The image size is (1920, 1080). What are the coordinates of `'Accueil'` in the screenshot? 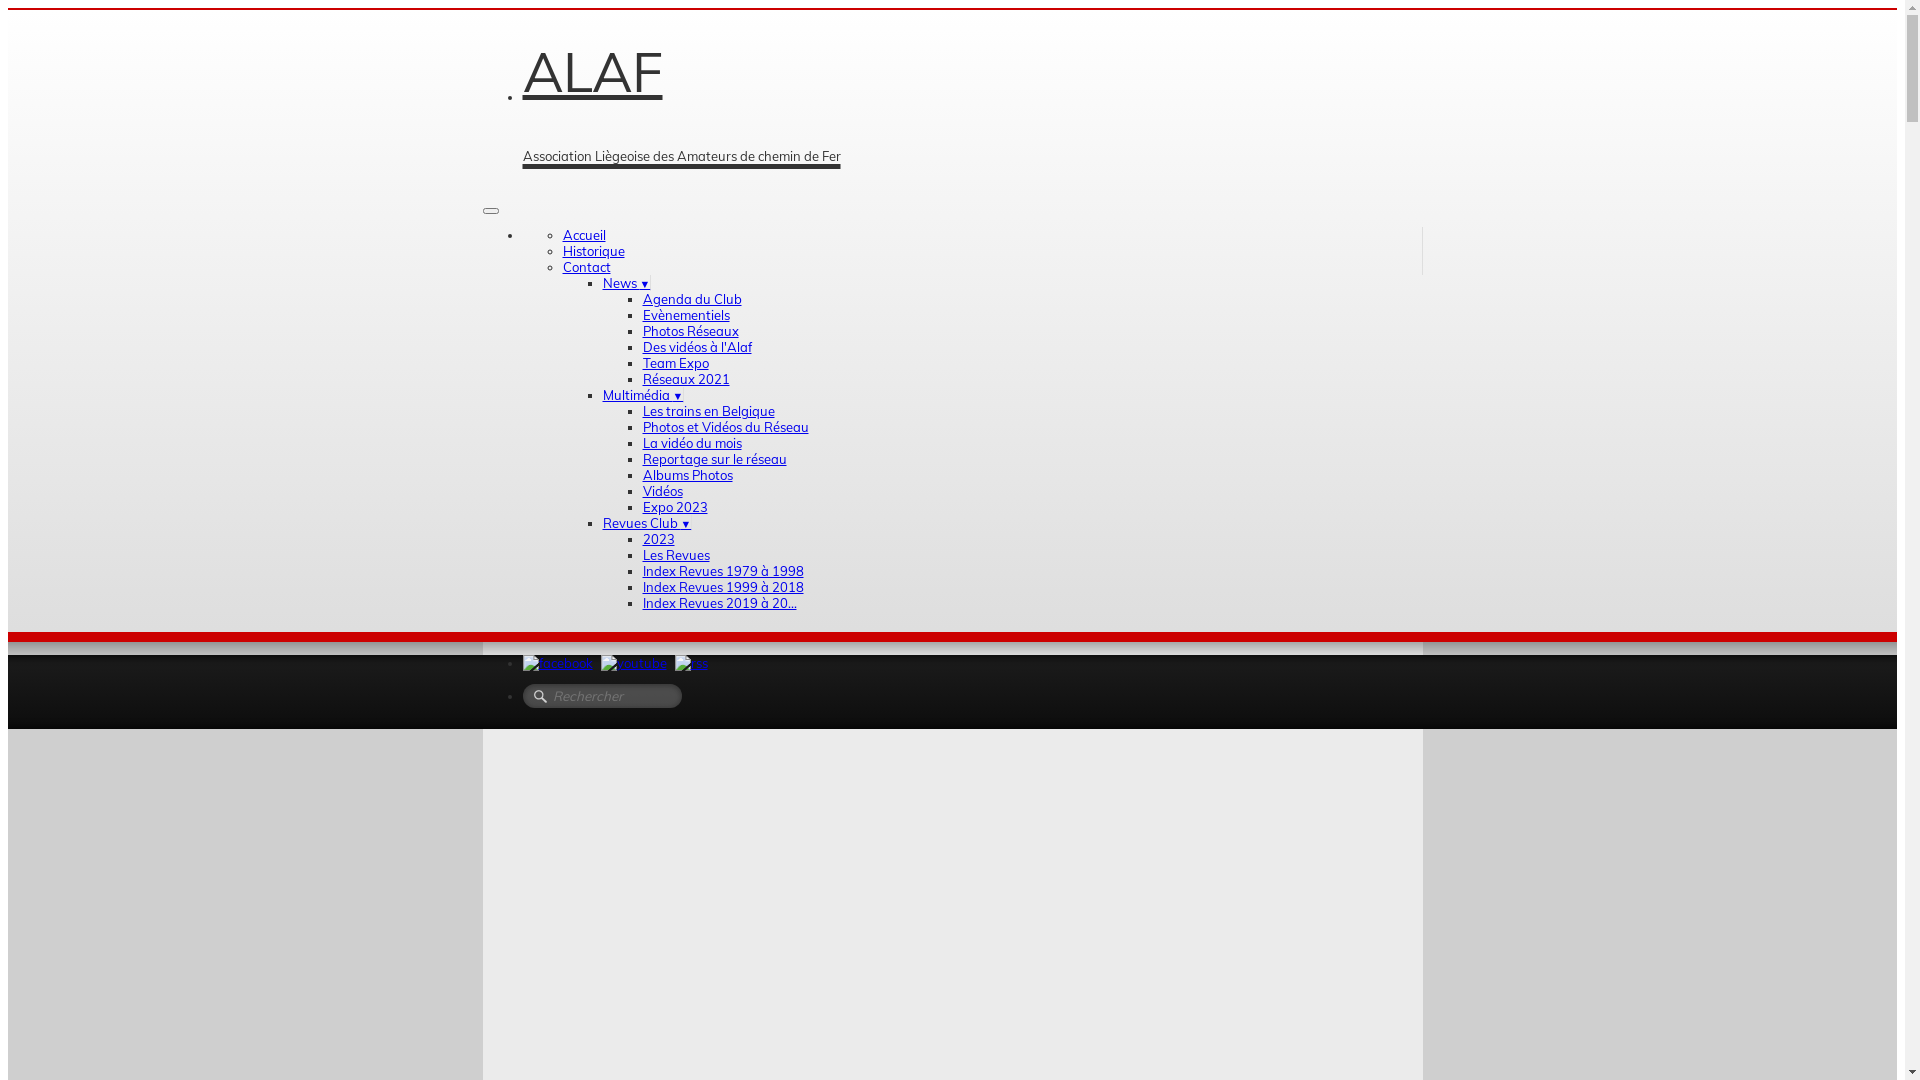 It's located at (560, 234).